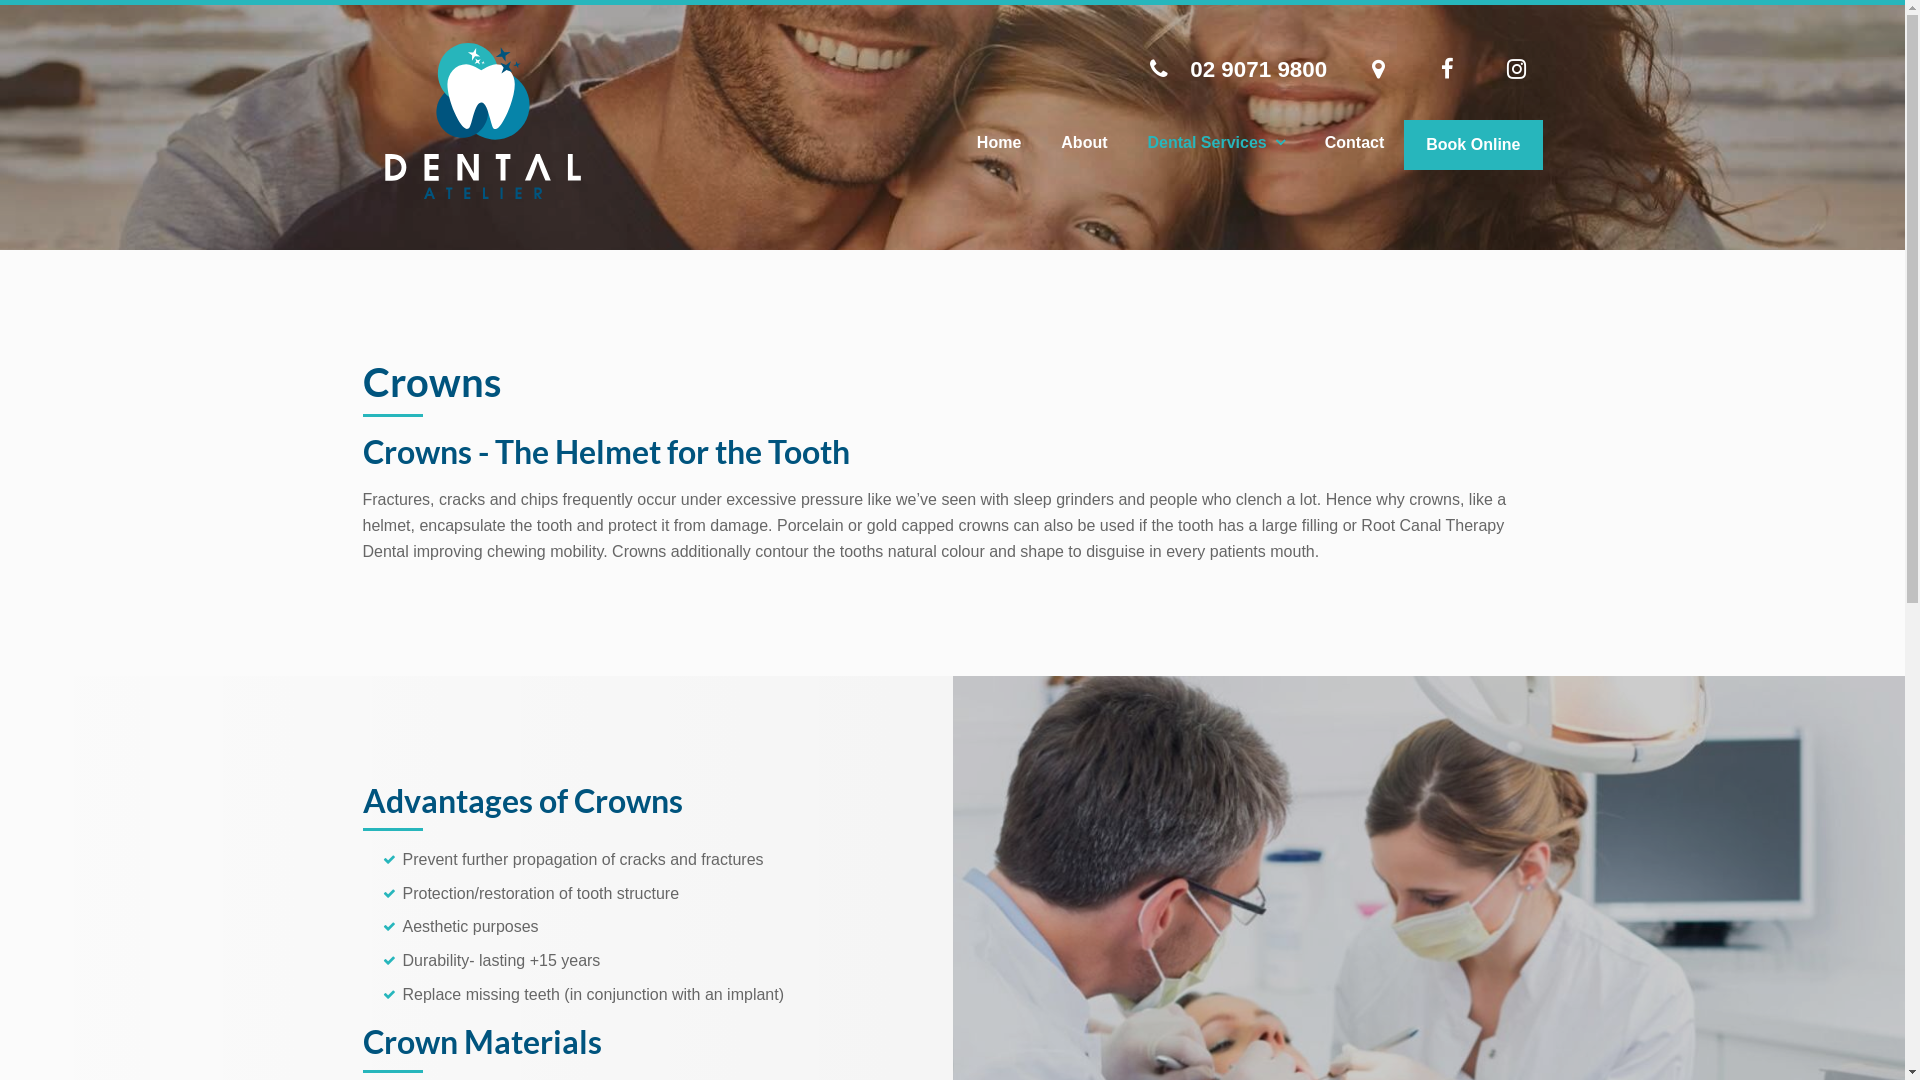 Image resolution: width=1920 pixels, height=1080 pixels. What do you see at coordinates (1128, 141) in the screenshot?
I see `'Dental Services'` at bounding box center [1128, 141].